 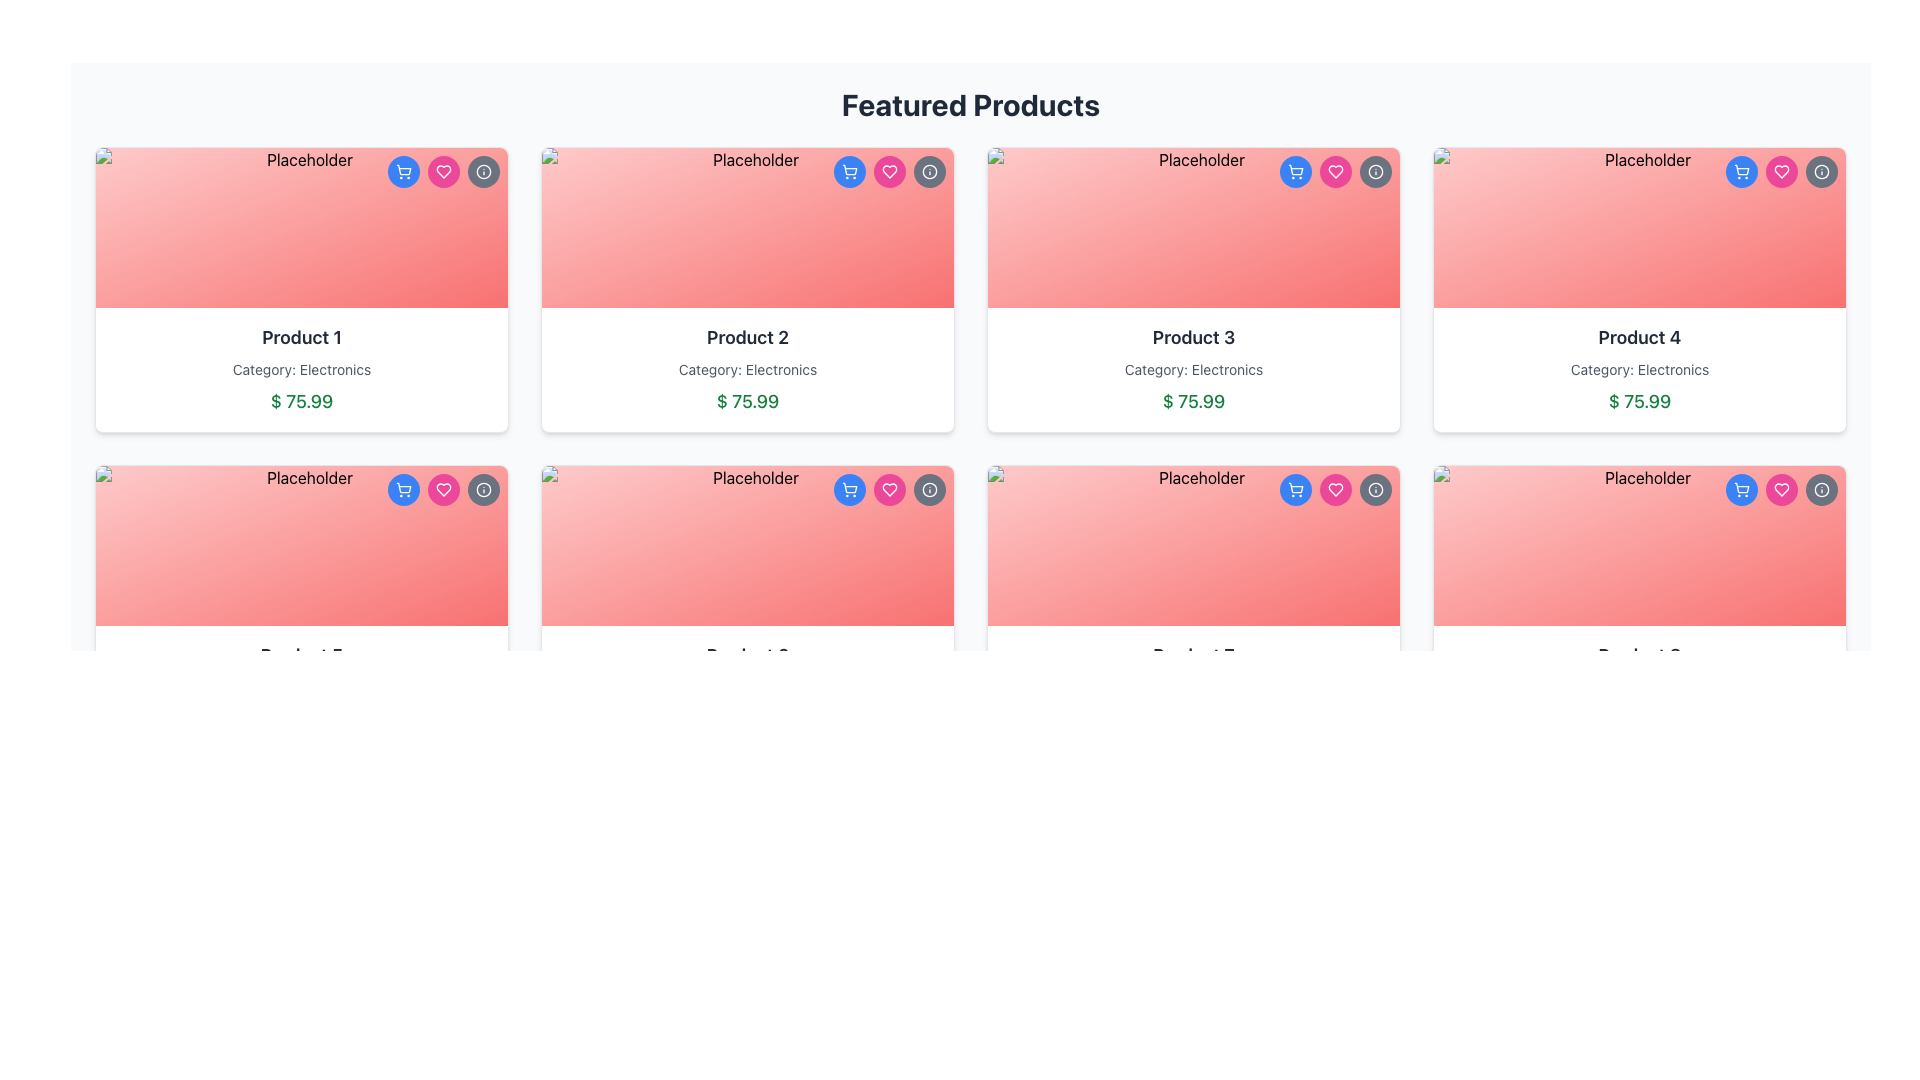 What do you see at coordinates (1741, 489) in the screenshot?
I see `the circular blue button with a white shopping cart icon located at the top-right corner of the product card for 'Product 4'` at bounding box center [1741, 489].